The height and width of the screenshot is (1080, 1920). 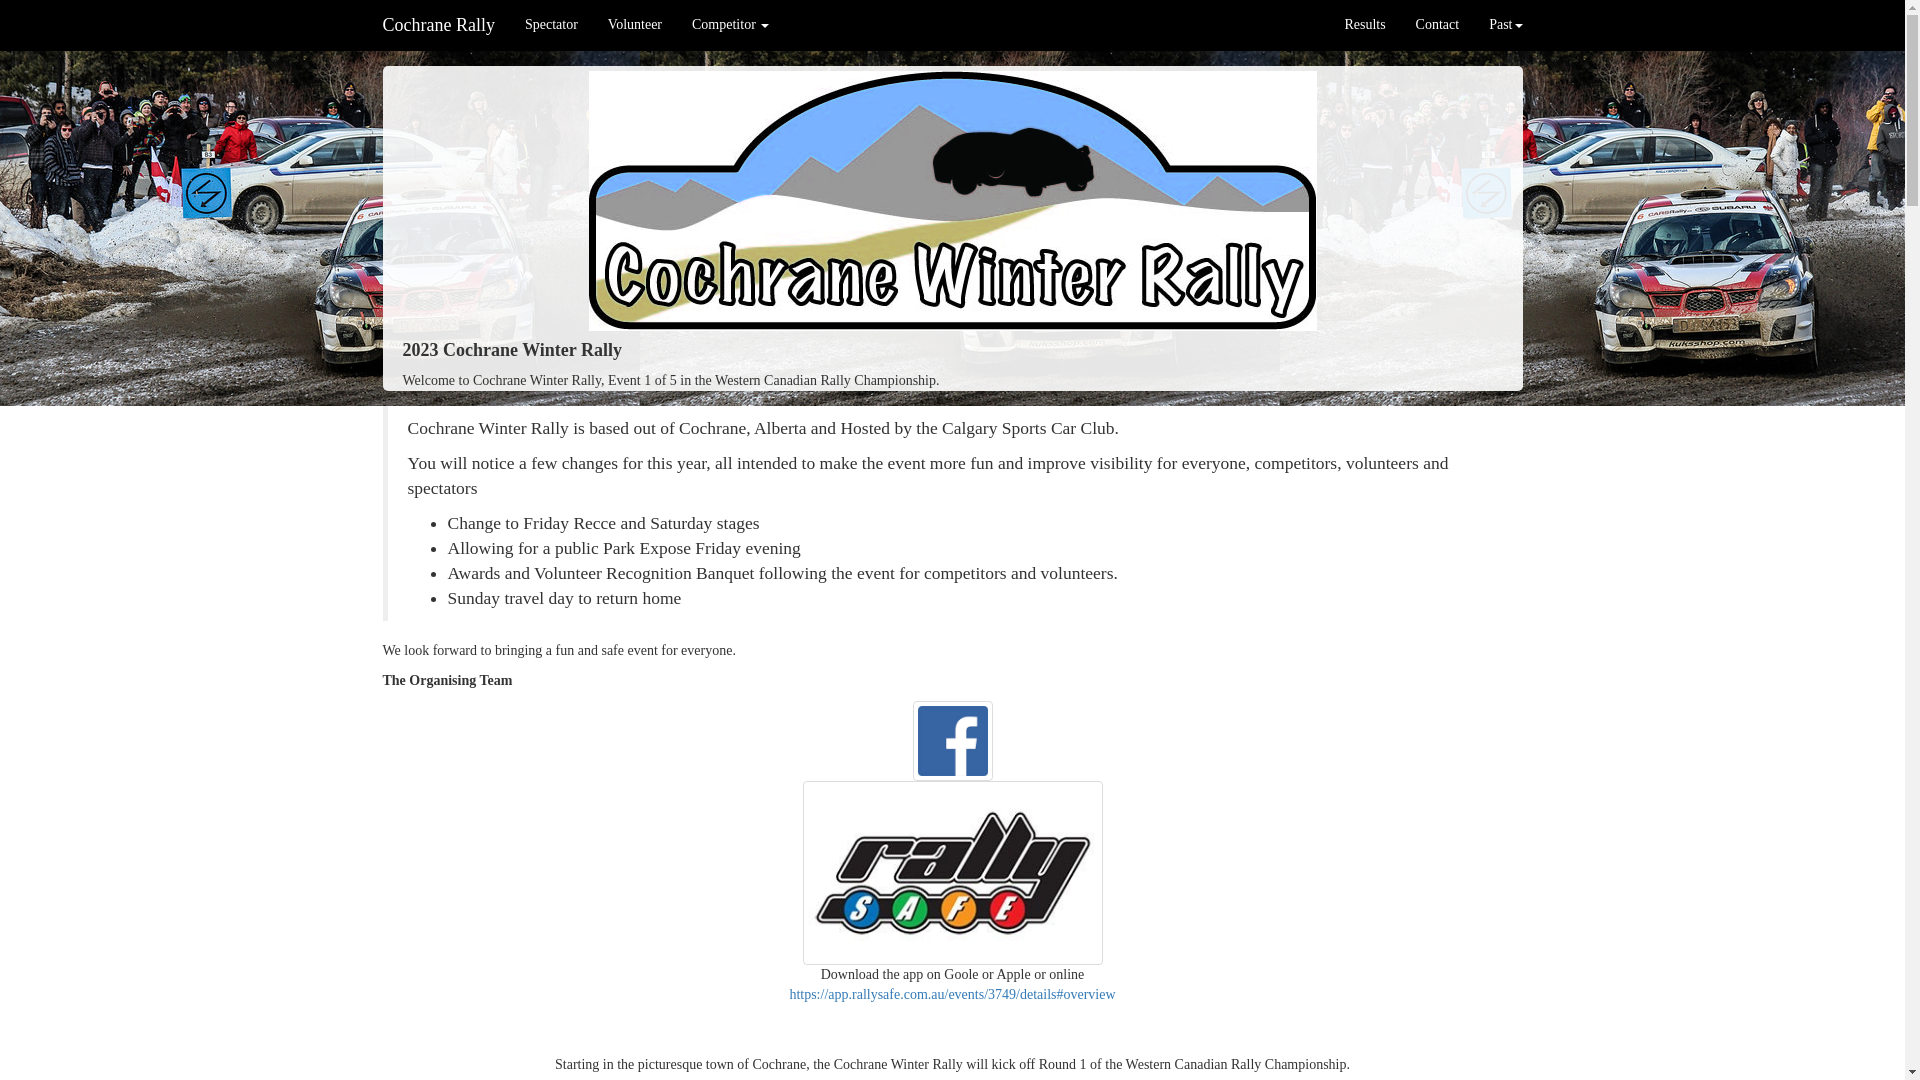 What do you see at coordinates (633, 24) in the screenshot?
I see `'Volunteer'` at bounding box center [633, 24].